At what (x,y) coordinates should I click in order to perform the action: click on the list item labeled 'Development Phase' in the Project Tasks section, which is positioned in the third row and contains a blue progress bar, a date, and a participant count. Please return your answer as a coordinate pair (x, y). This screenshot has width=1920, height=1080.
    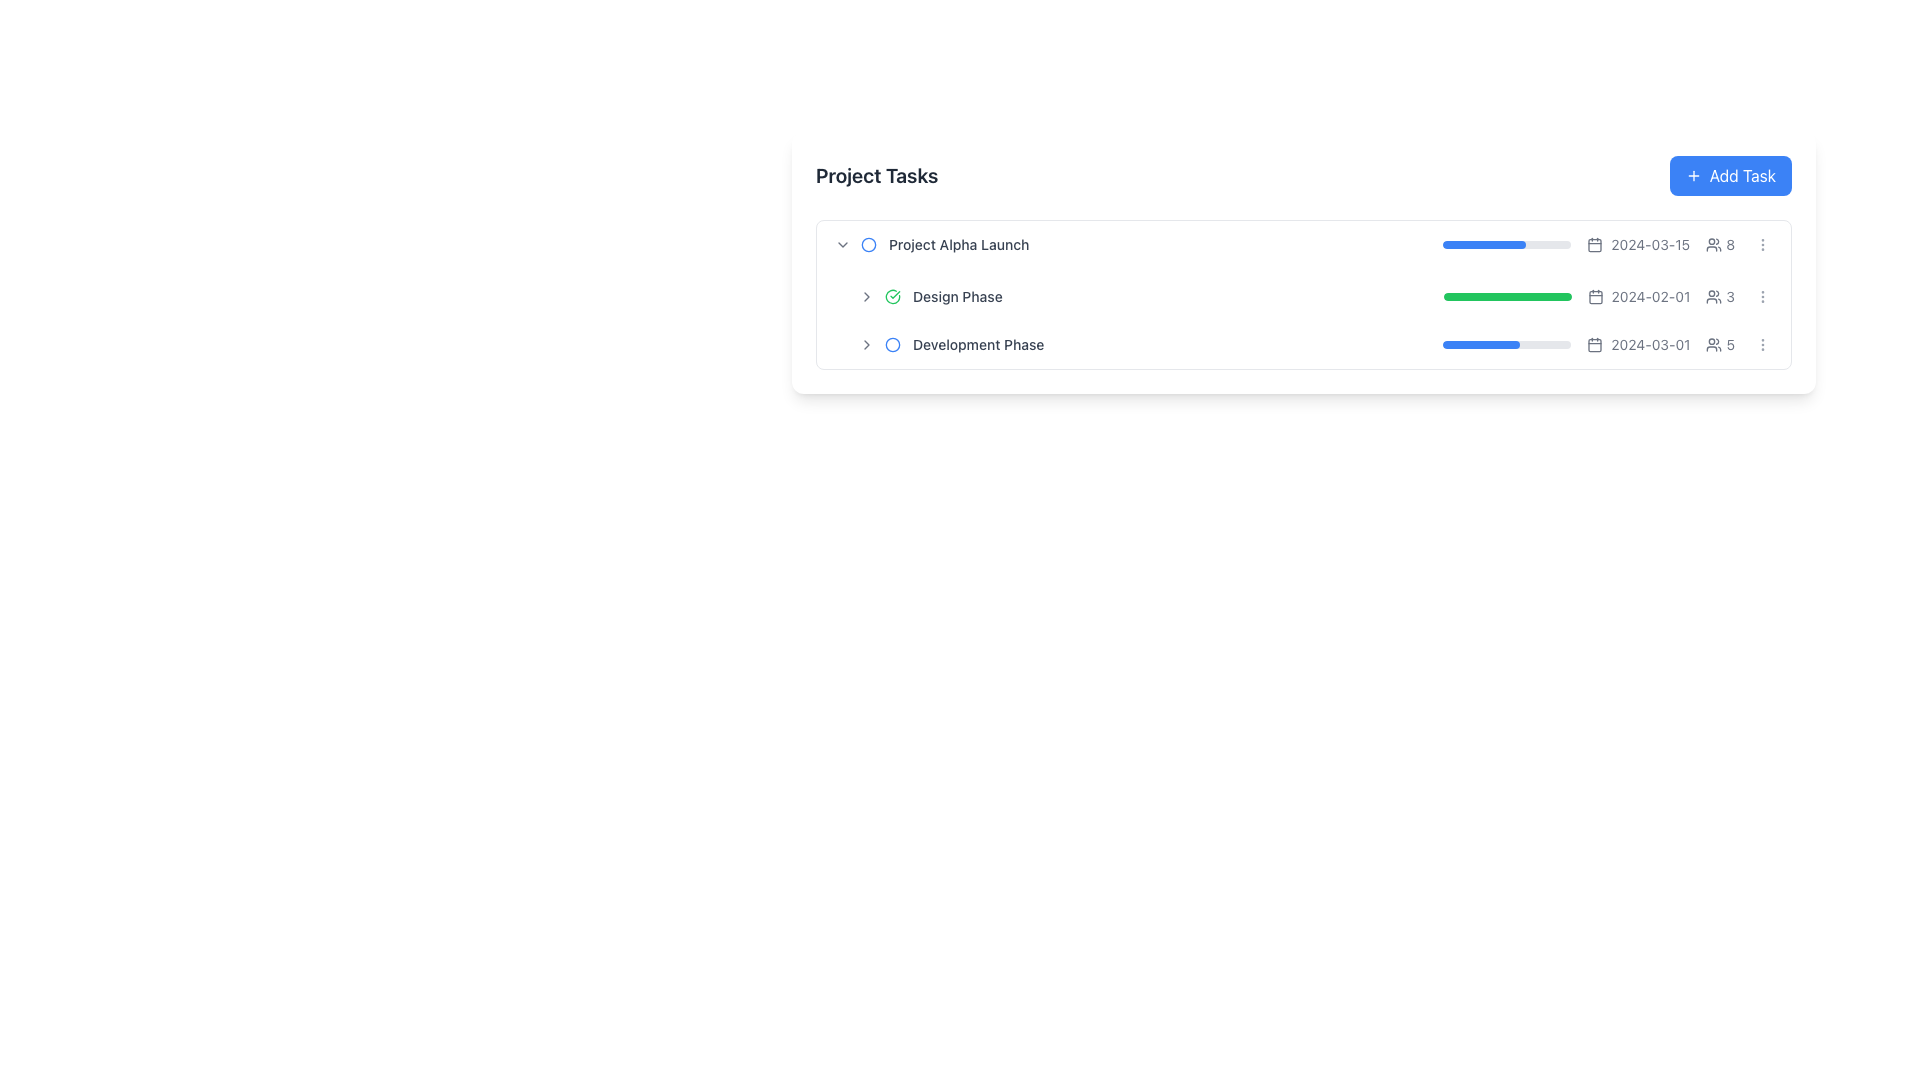
    Looking at the image, I should click on (1315, 343).